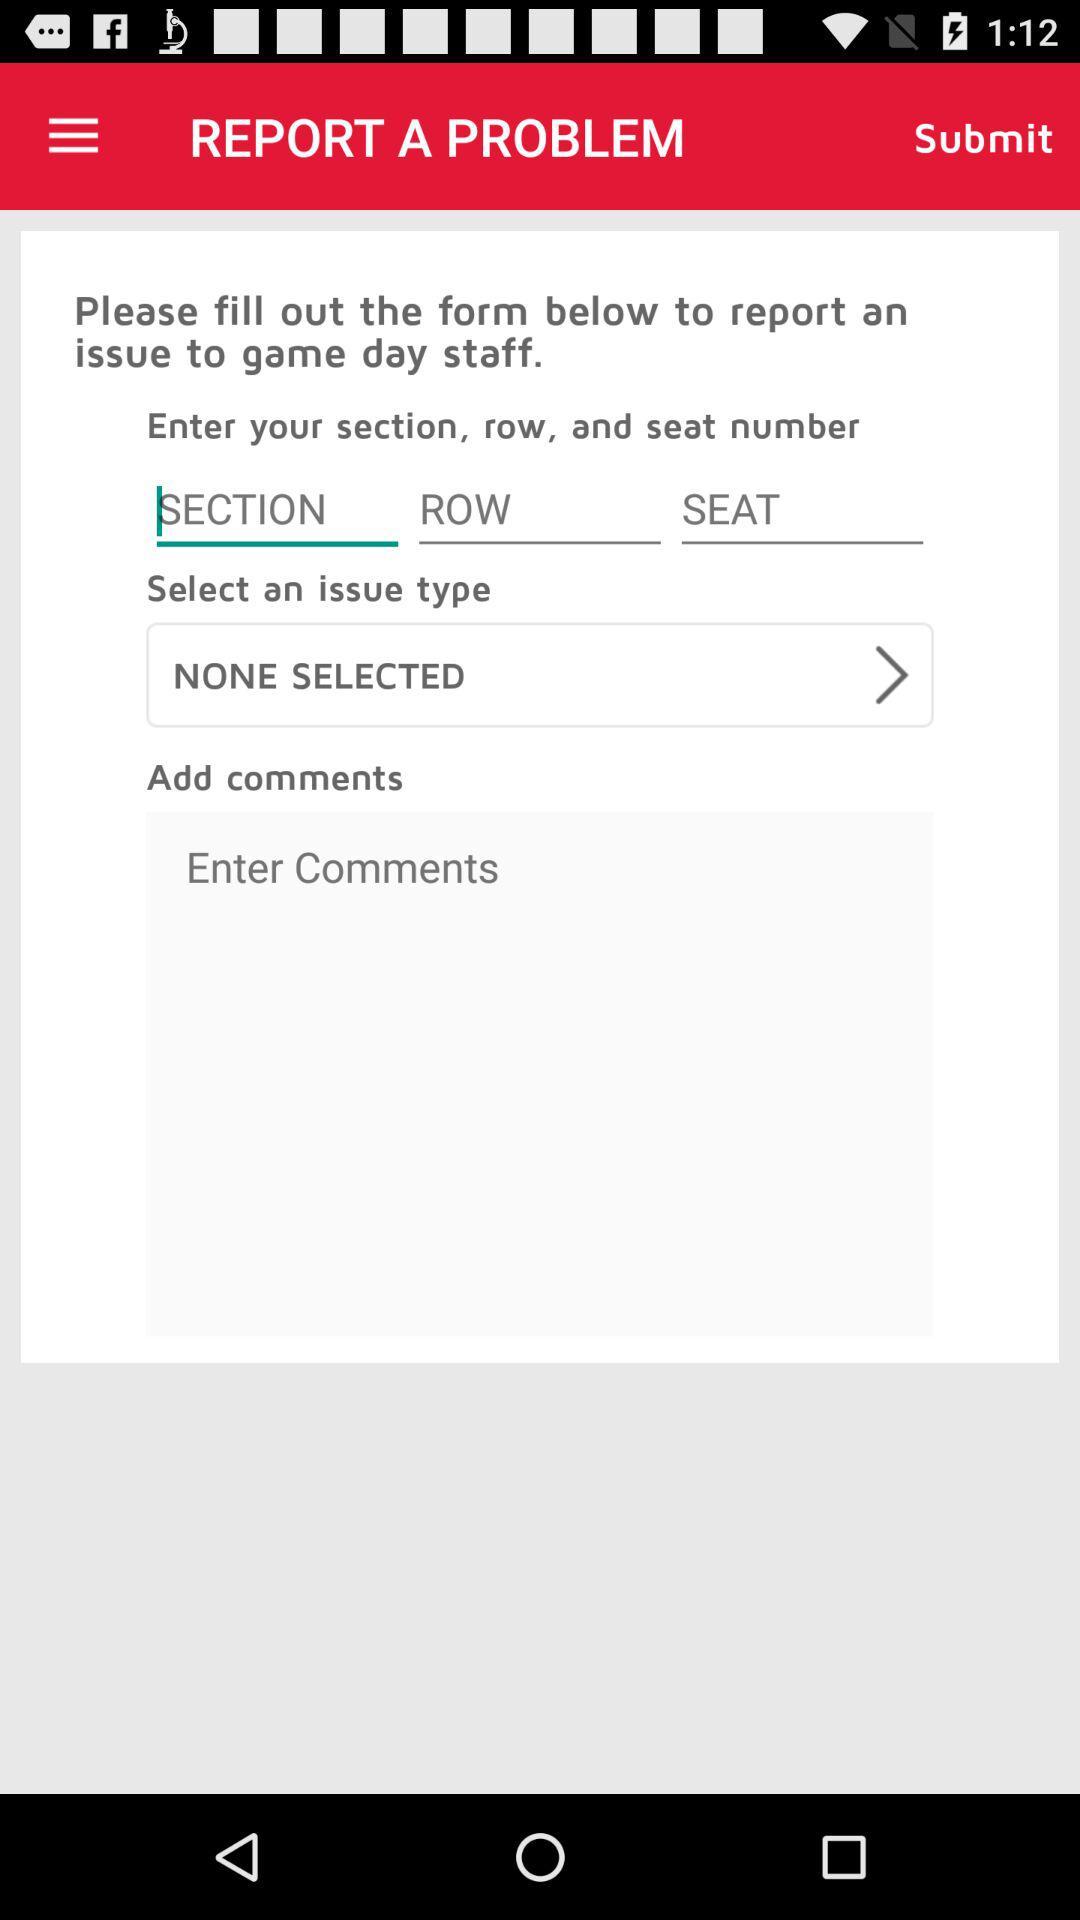  Describe the element at coordinates (277, 512) in the screenshot. I see `dialog box` at that location.